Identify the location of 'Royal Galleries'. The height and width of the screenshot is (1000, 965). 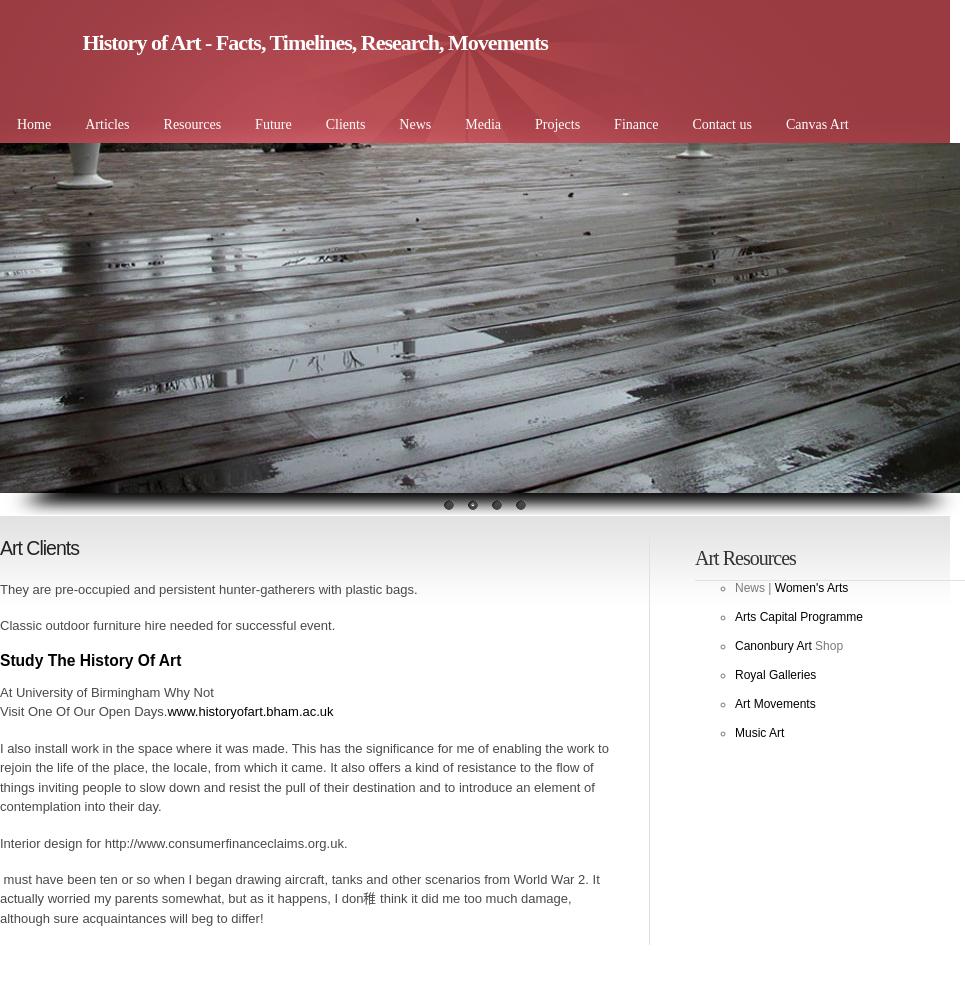
(774, 675).